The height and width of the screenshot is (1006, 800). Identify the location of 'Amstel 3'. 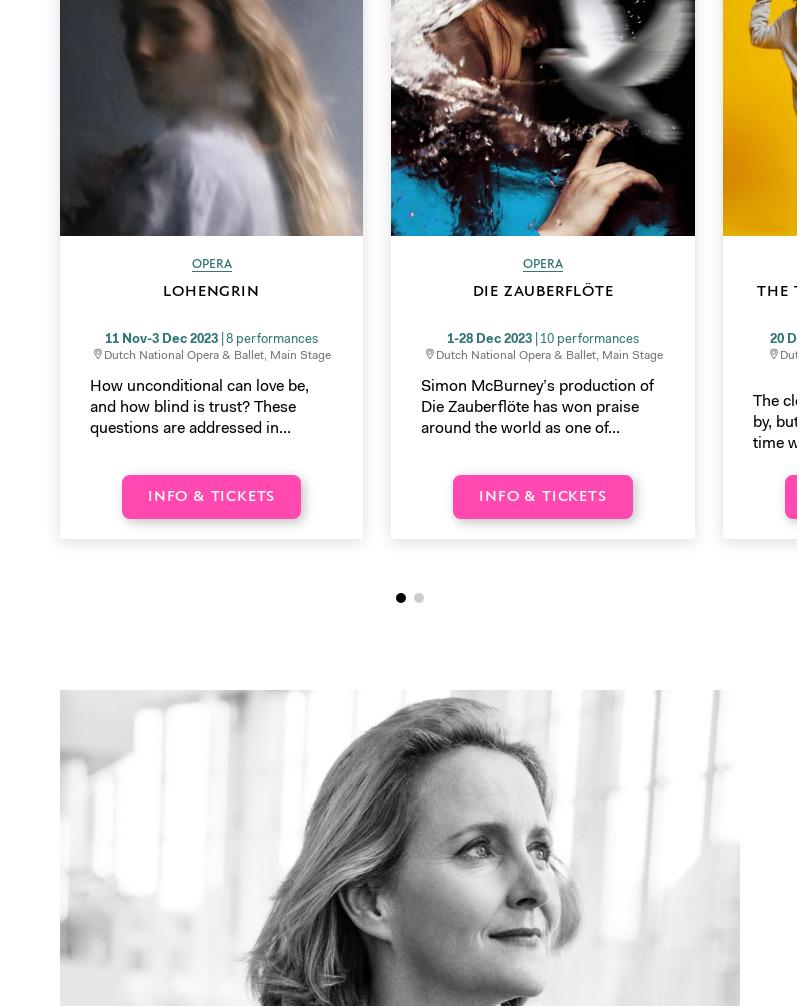
(90, 380).